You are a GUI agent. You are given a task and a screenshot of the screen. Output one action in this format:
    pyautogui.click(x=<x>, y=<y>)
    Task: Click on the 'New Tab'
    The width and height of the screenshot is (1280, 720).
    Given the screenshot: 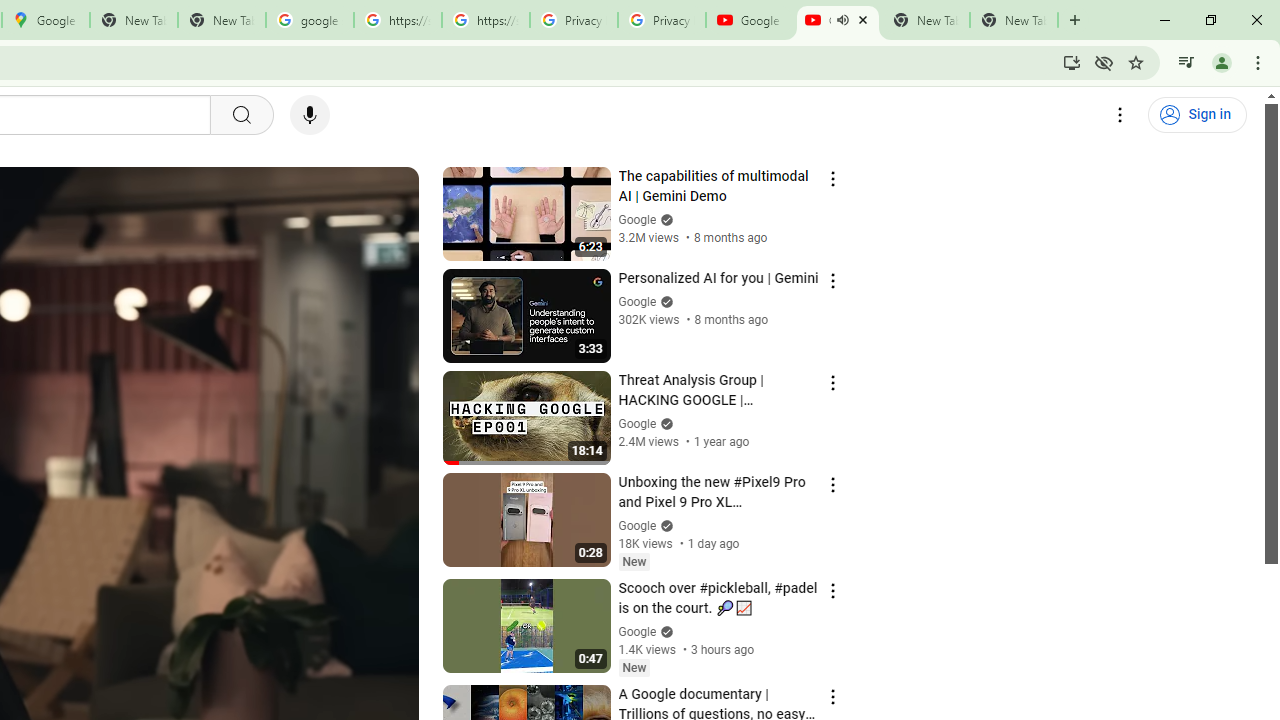 What is the action you would take?
    pyautogui.click(x=1014, y=20)
    